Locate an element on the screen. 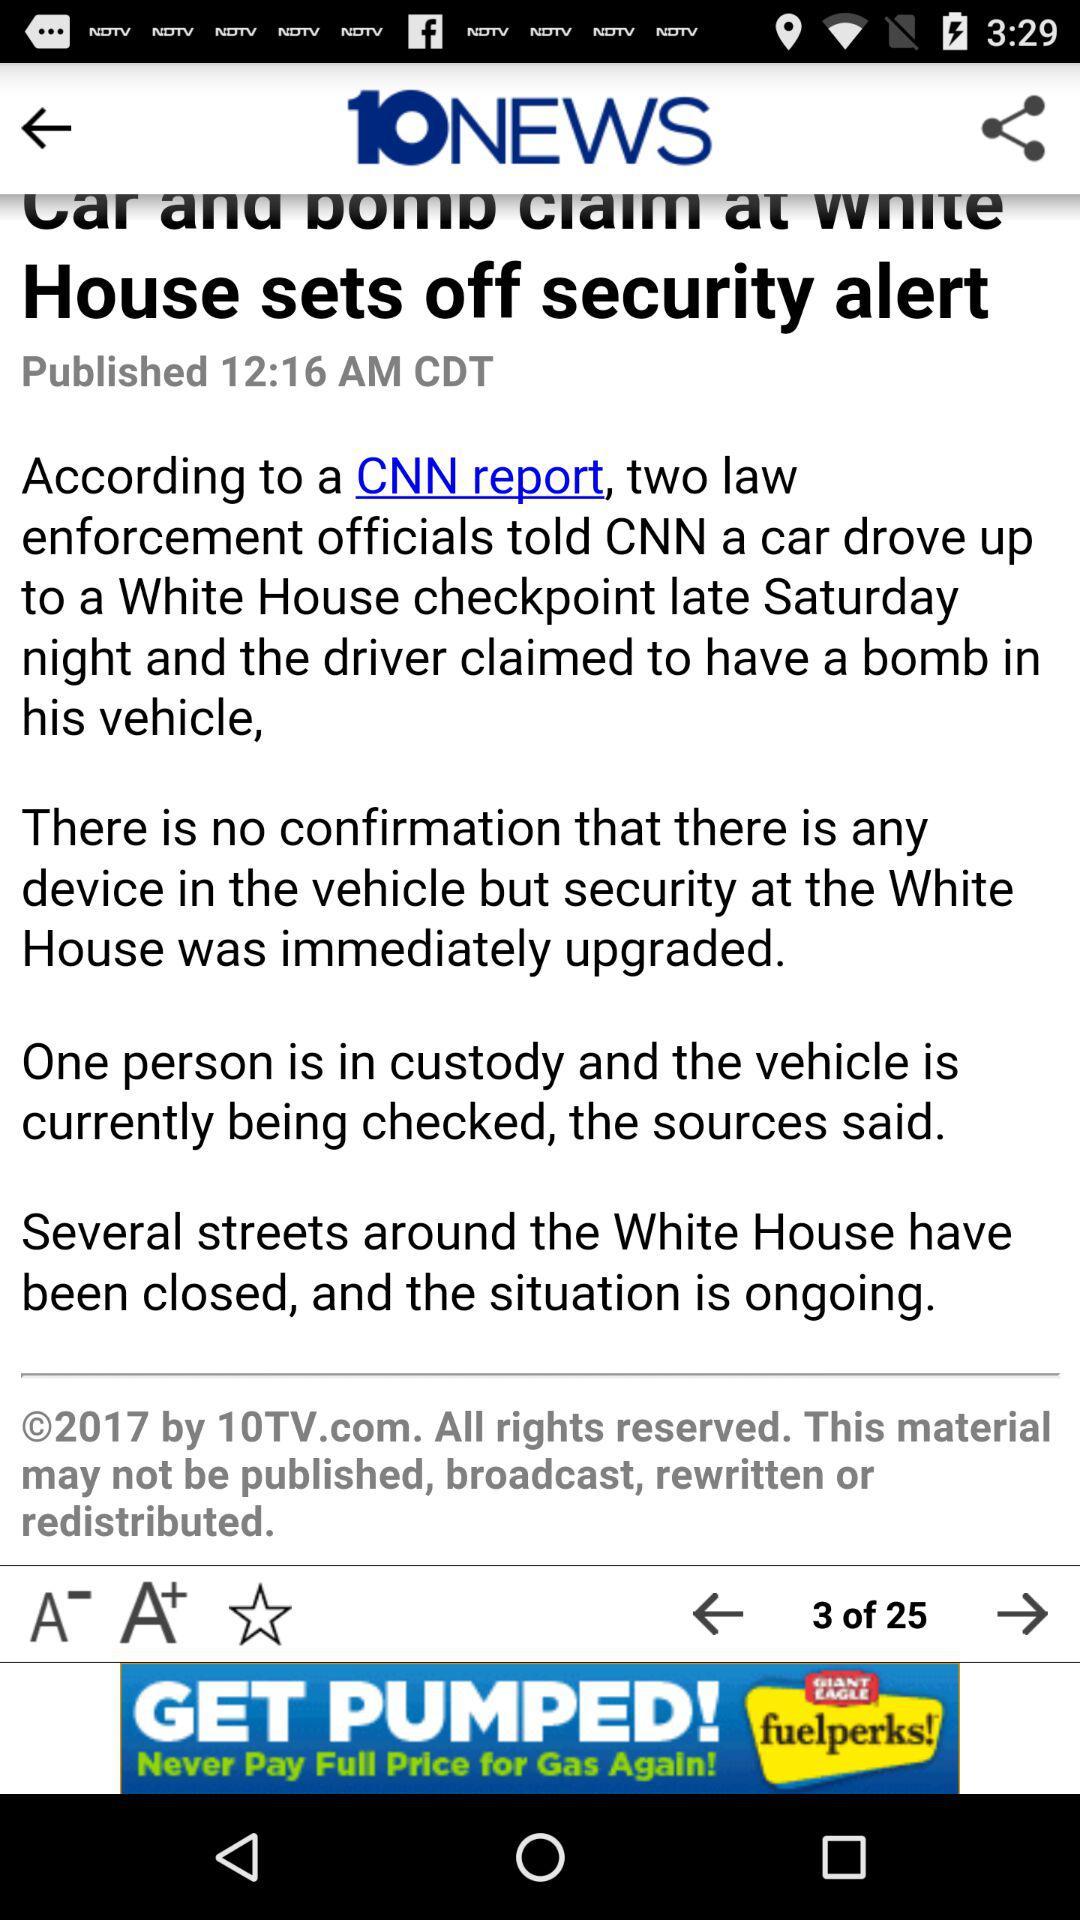 The height and width of the screenshot is (1920, 1080). increase text size is located at coordinates (151, 1613).